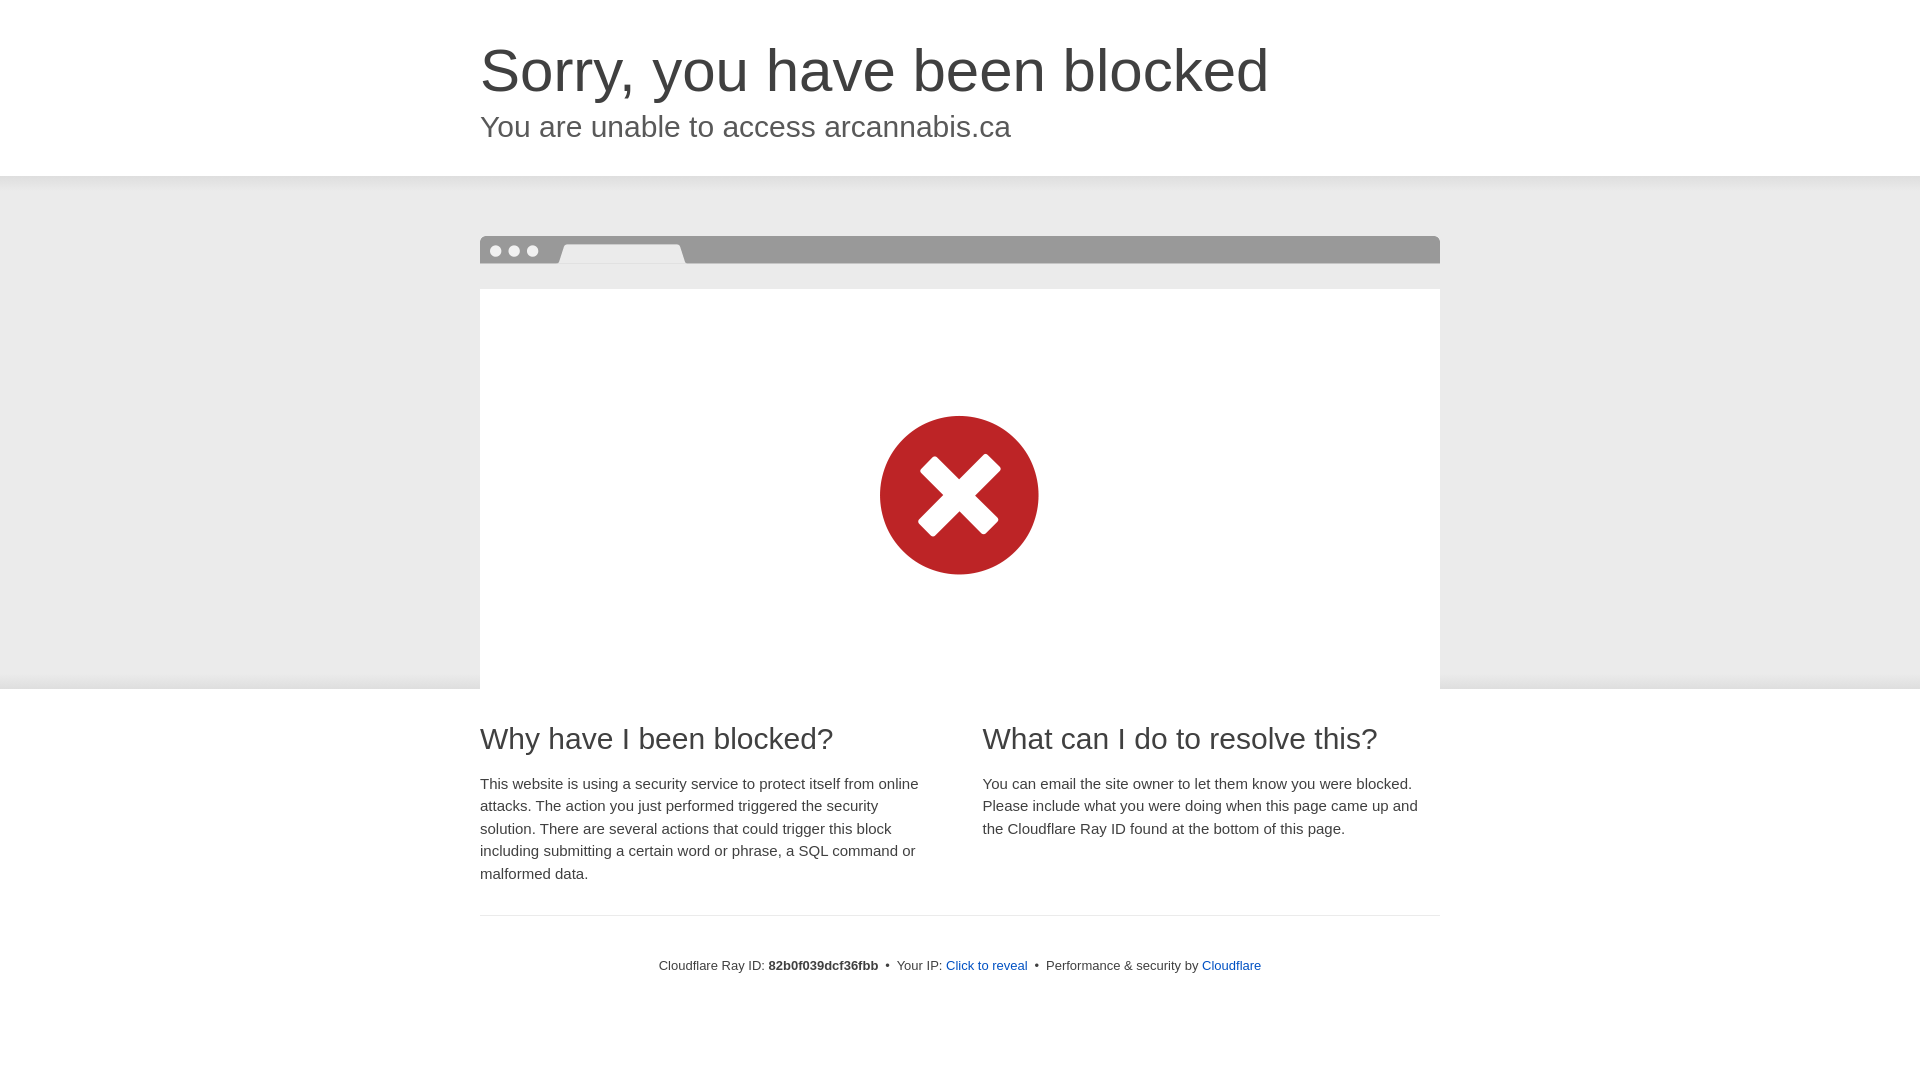  Describe the element at coordinates (944, 964) in the screenshot. I see `'Click to reveal'` at that location.